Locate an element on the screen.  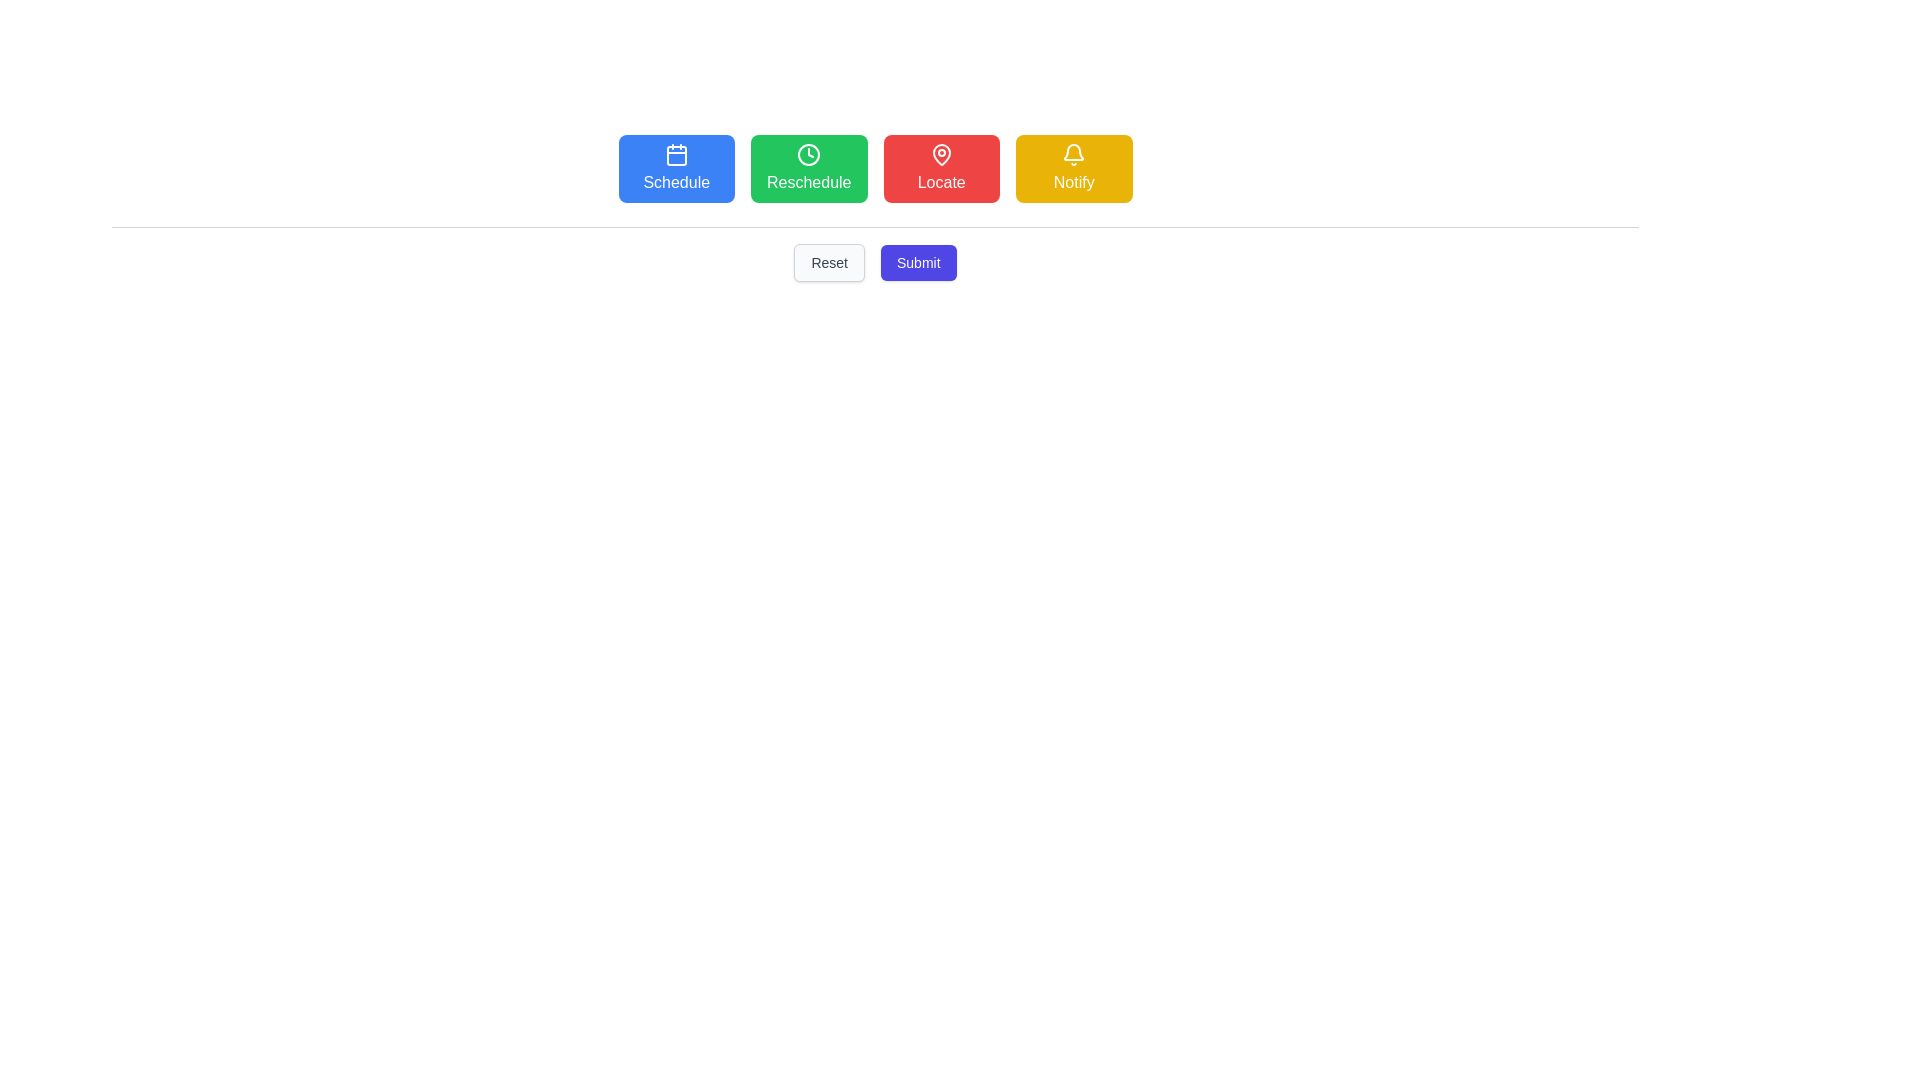
the icon located at the top left of the blue 'Schedule' button, which indicates scheduling functionality is located at coordinates (676, 153).